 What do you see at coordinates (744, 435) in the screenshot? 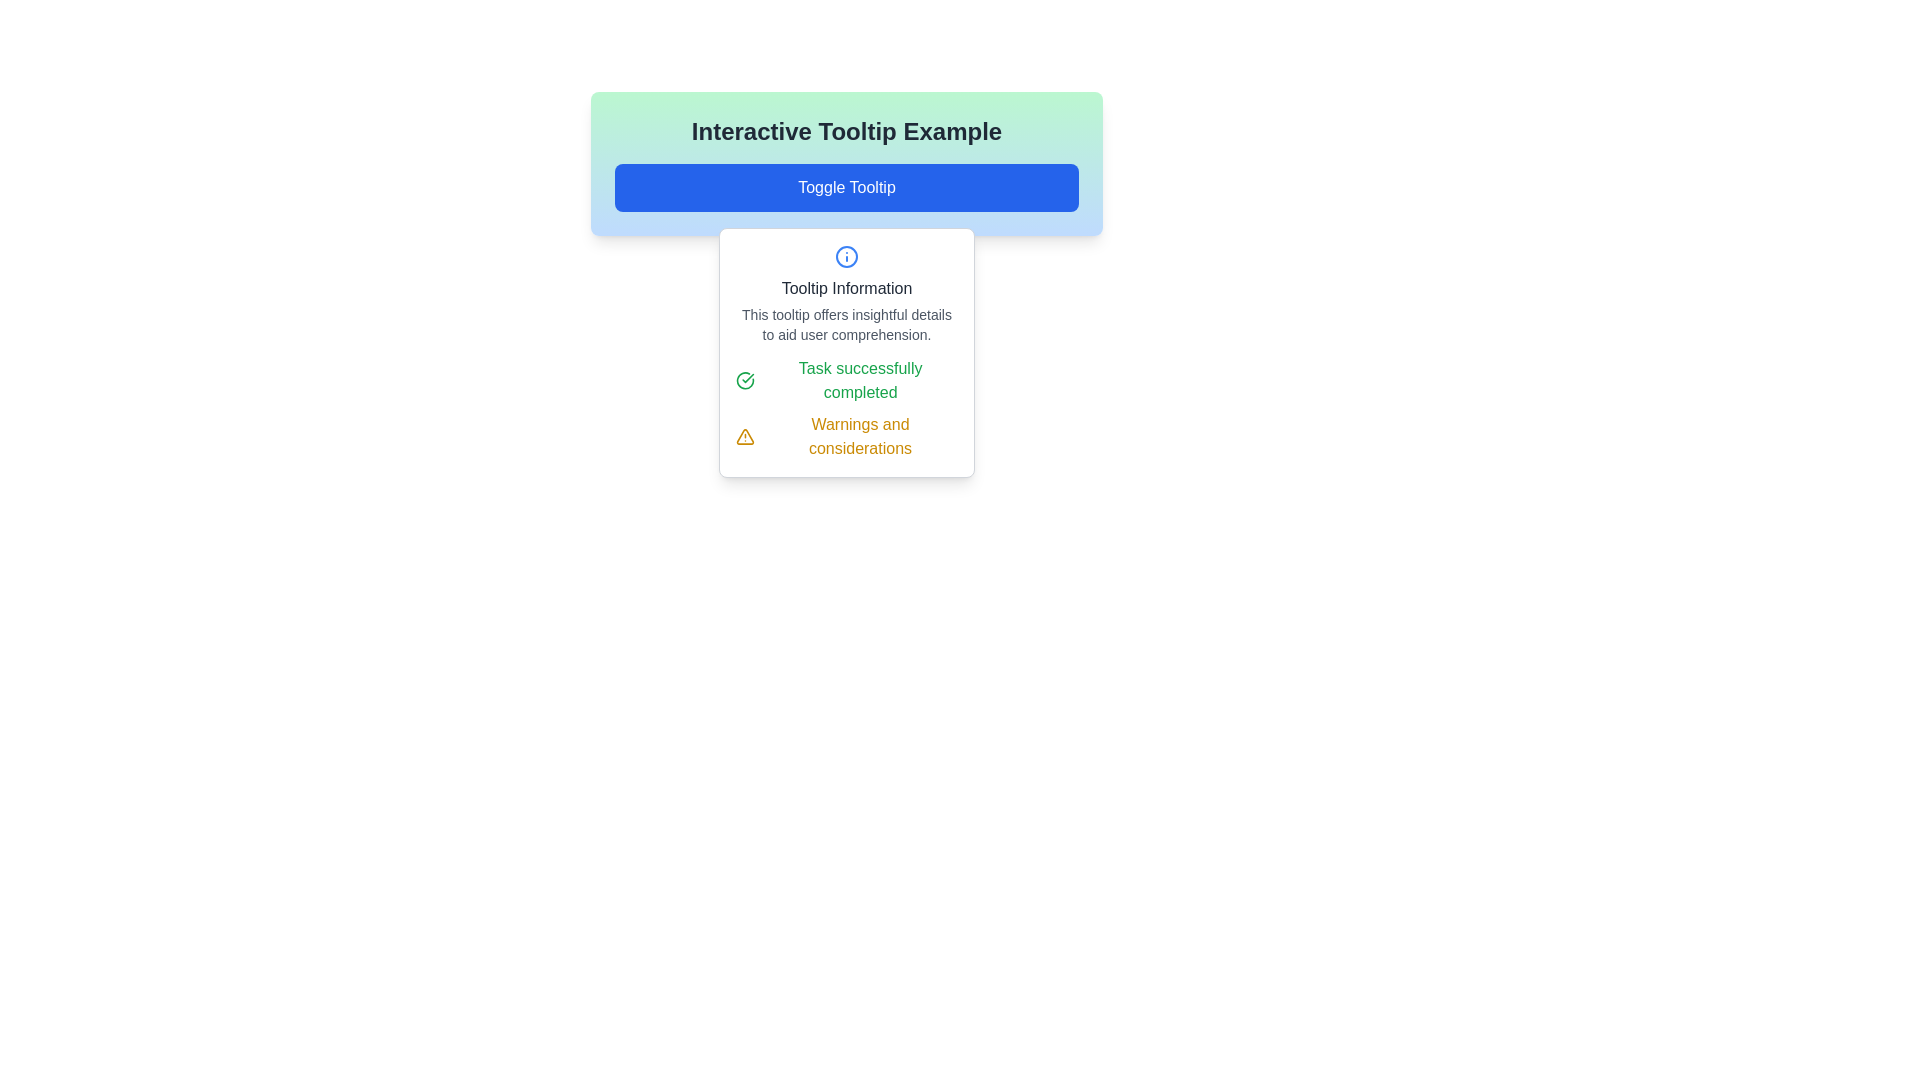
I see `the caution icon located within the tooltip, next to the text 'Warnings and considerations'` at bounding box center [744, 435].